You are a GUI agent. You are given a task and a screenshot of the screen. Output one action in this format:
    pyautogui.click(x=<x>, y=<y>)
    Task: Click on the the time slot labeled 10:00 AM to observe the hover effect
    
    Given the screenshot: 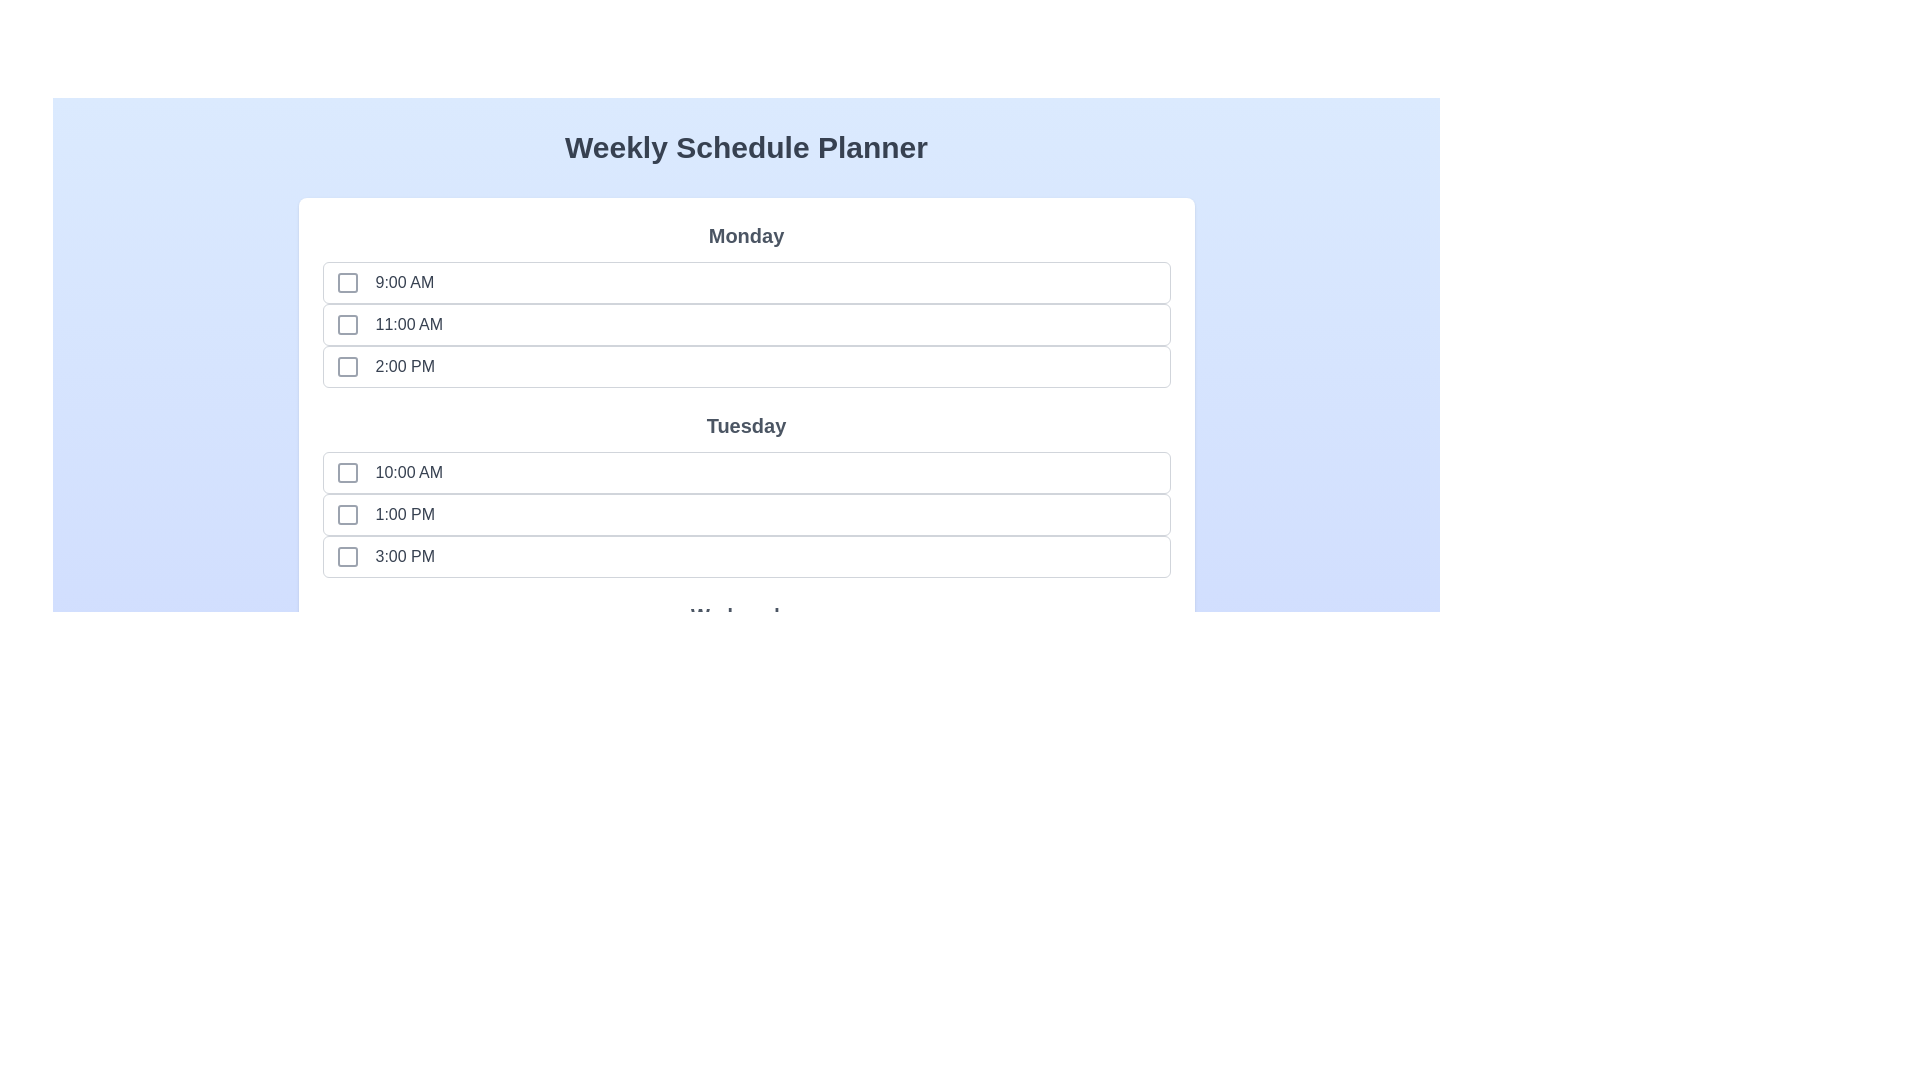 What is the action you would take?
    pyautogui.click(x=375, y=473)
    